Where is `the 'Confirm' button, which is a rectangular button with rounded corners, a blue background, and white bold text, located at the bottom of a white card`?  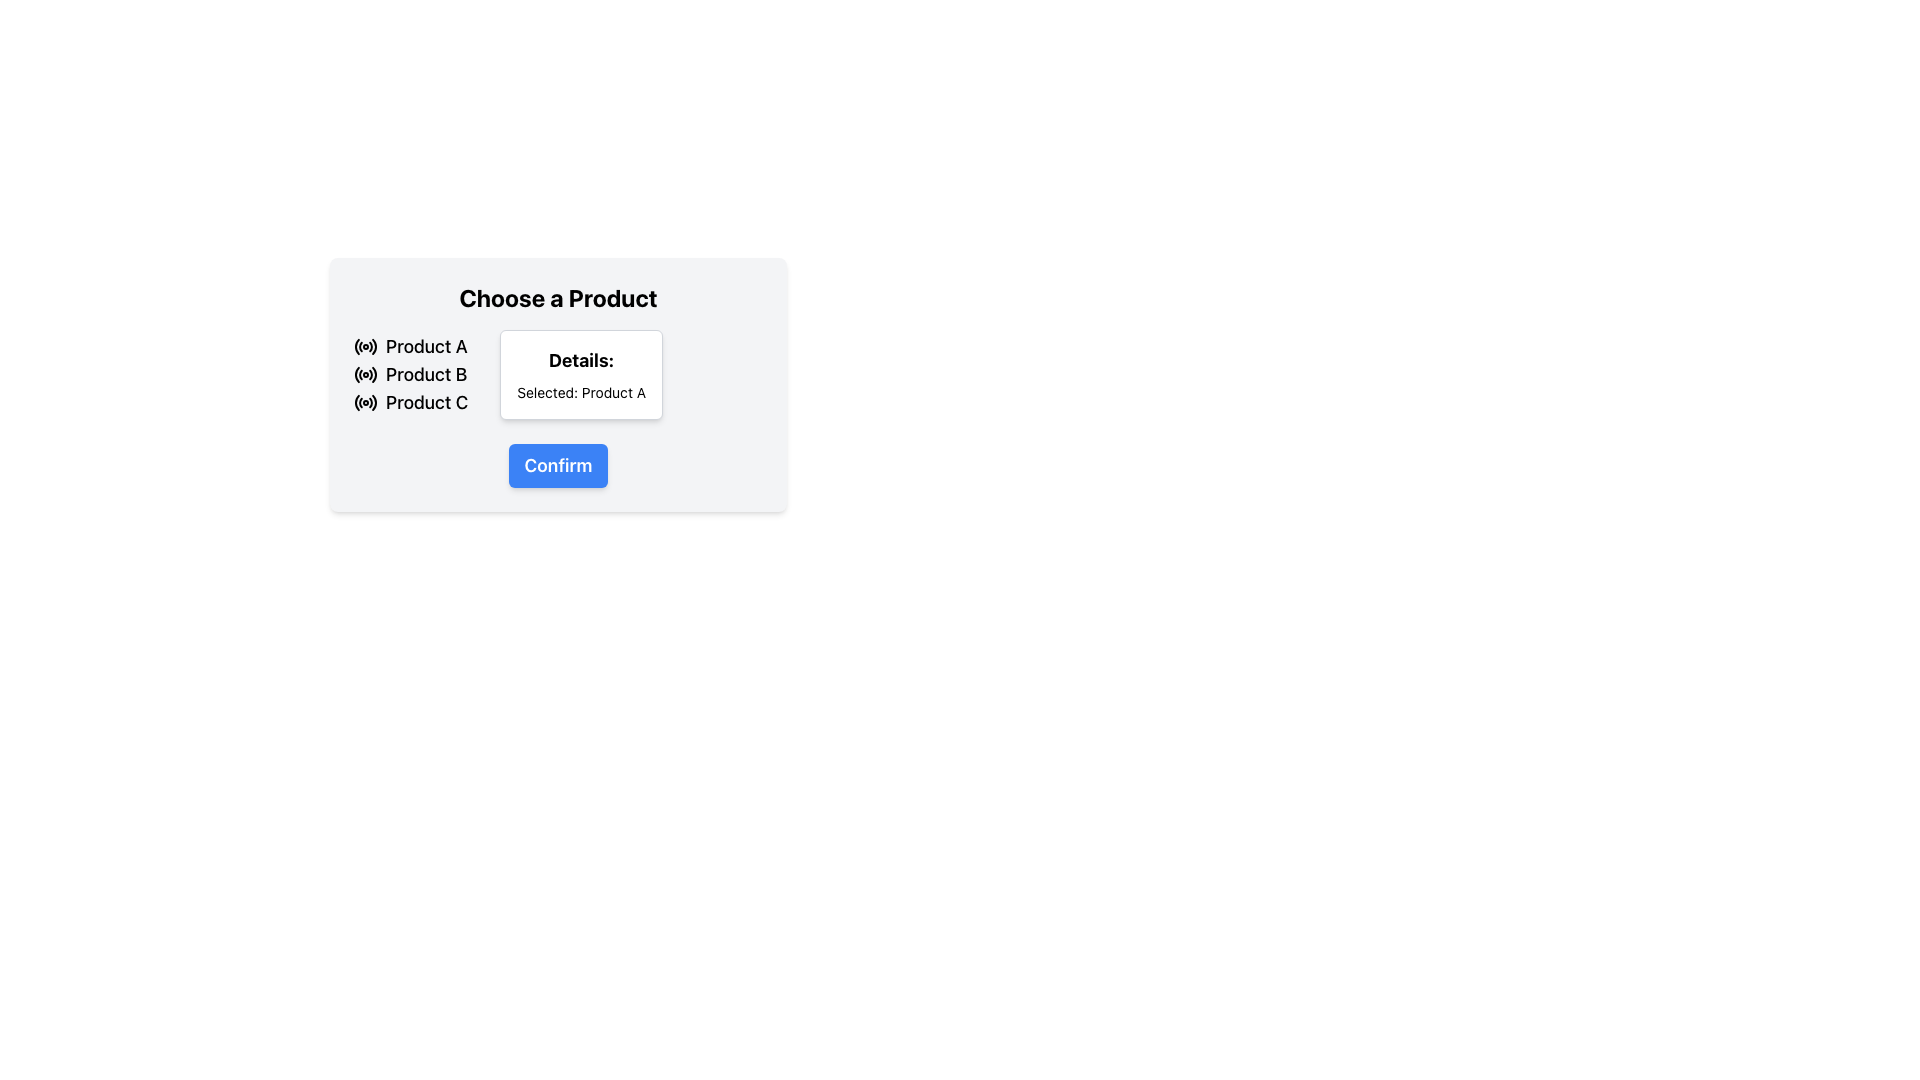 the 'Confirm' button, which is a rectangular button with rounded corners, a blue background, and white bold text, located at the bottom of a white card is located at coordinates (558, 466).